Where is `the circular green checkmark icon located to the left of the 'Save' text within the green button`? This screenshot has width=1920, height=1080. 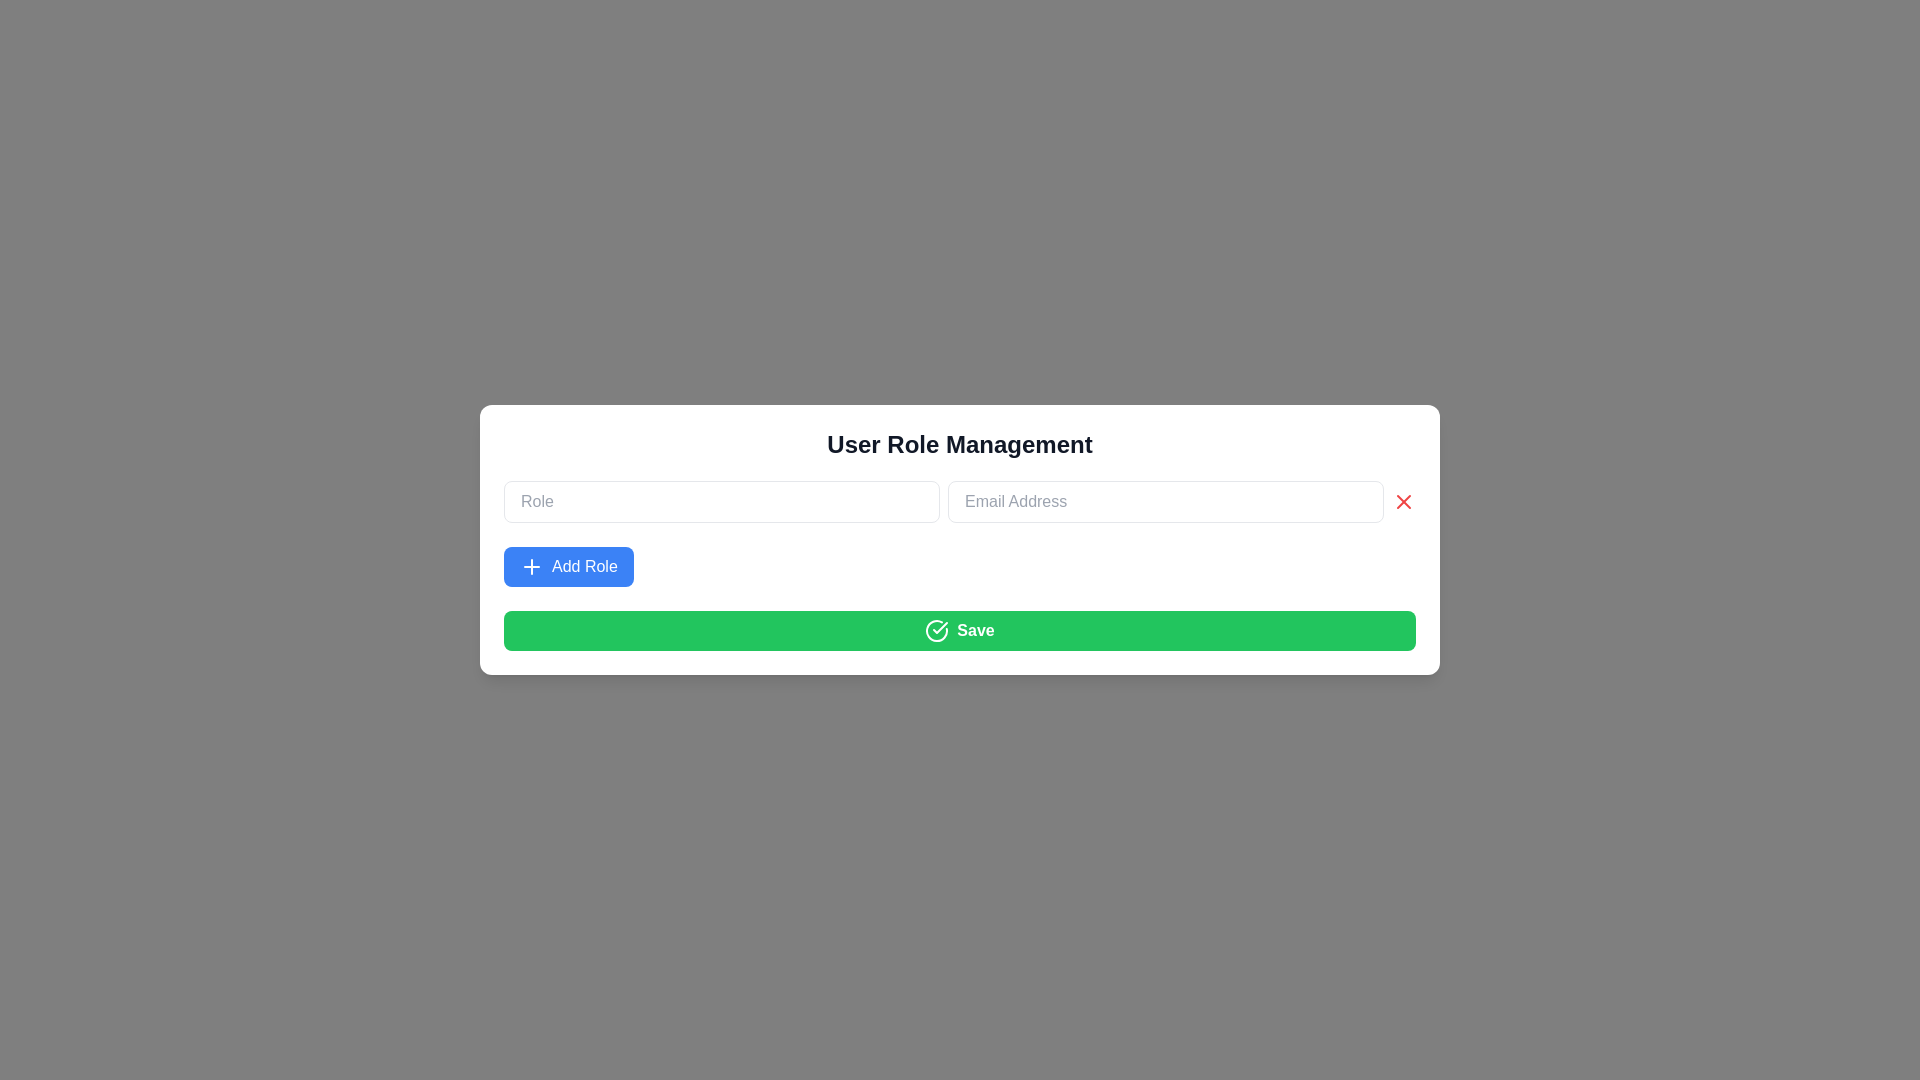 the circular green checkmark icon located to the left of the 'Save' text within the green button is located at coordinates (936, 631).